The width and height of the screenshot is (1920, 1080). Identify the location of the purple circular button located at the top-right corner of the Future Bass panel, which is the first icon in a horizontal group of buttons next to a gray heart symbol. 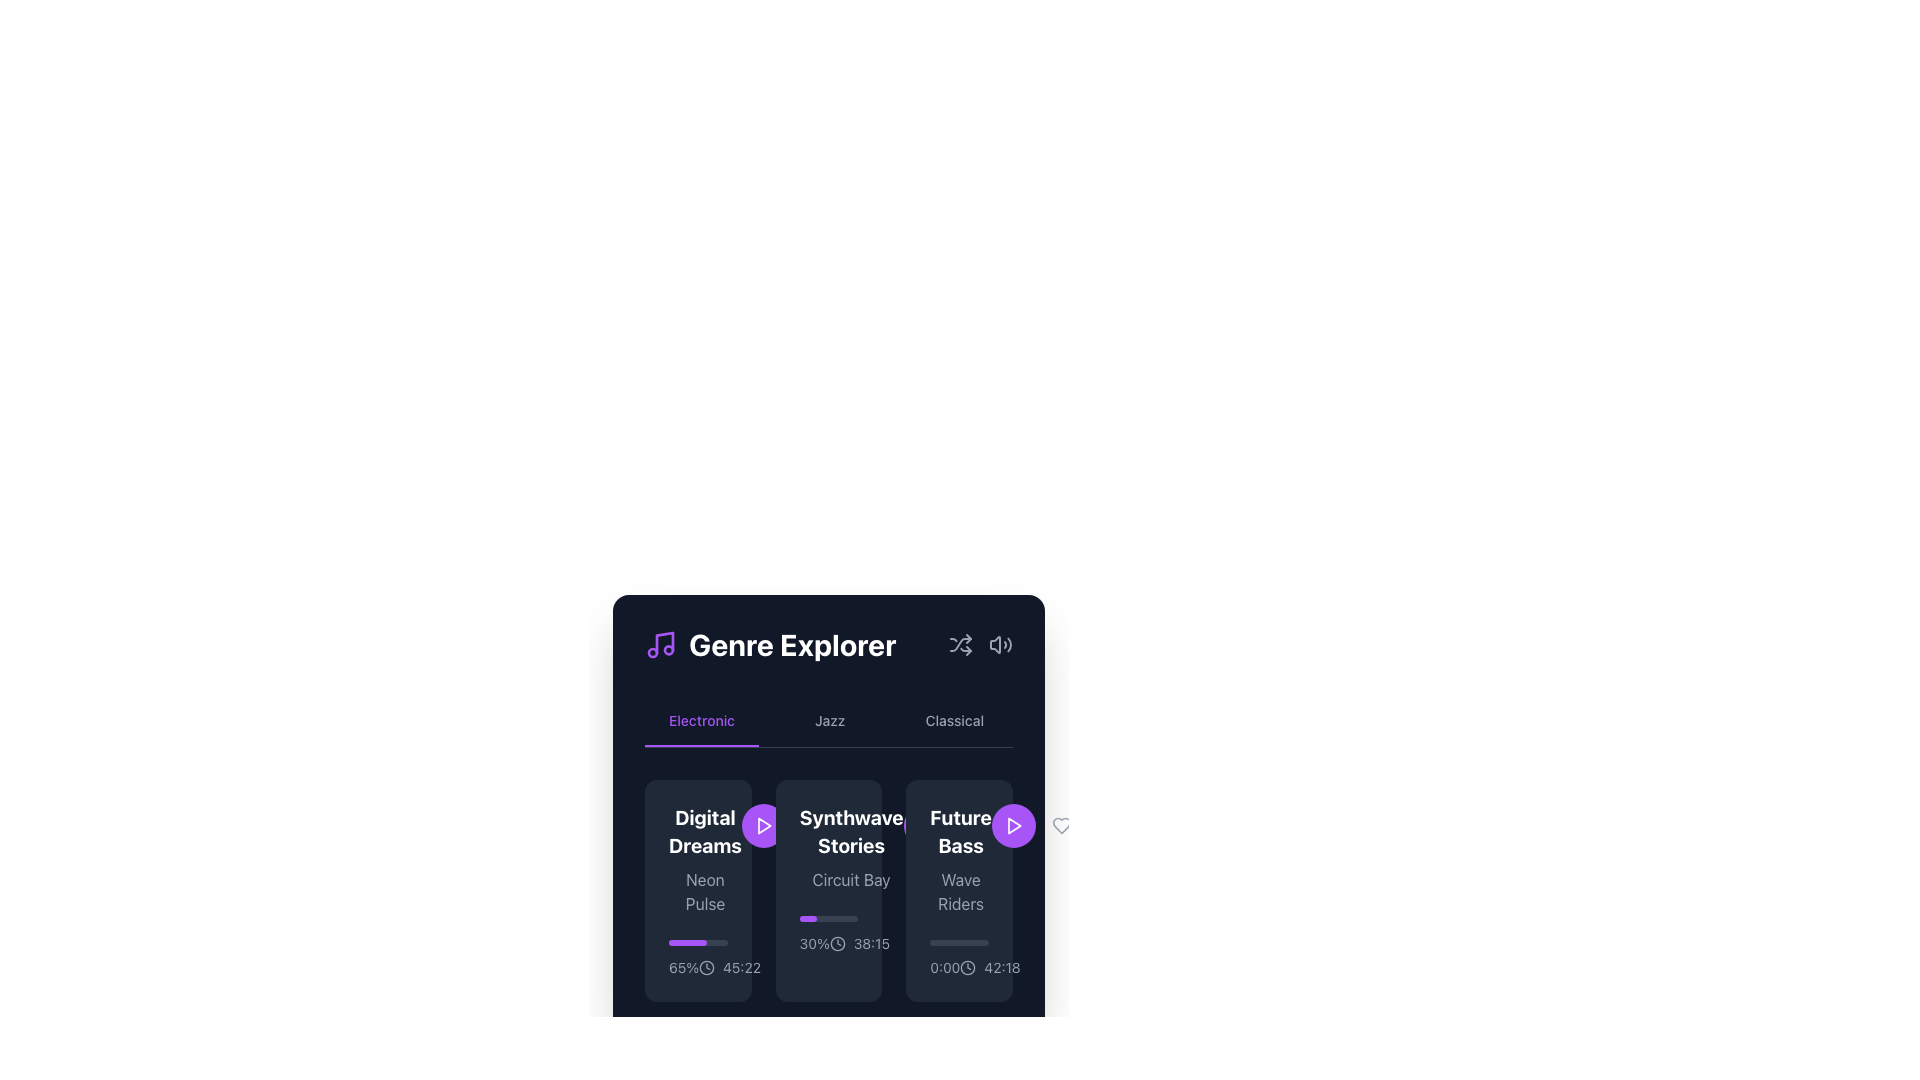
(1048, 825).